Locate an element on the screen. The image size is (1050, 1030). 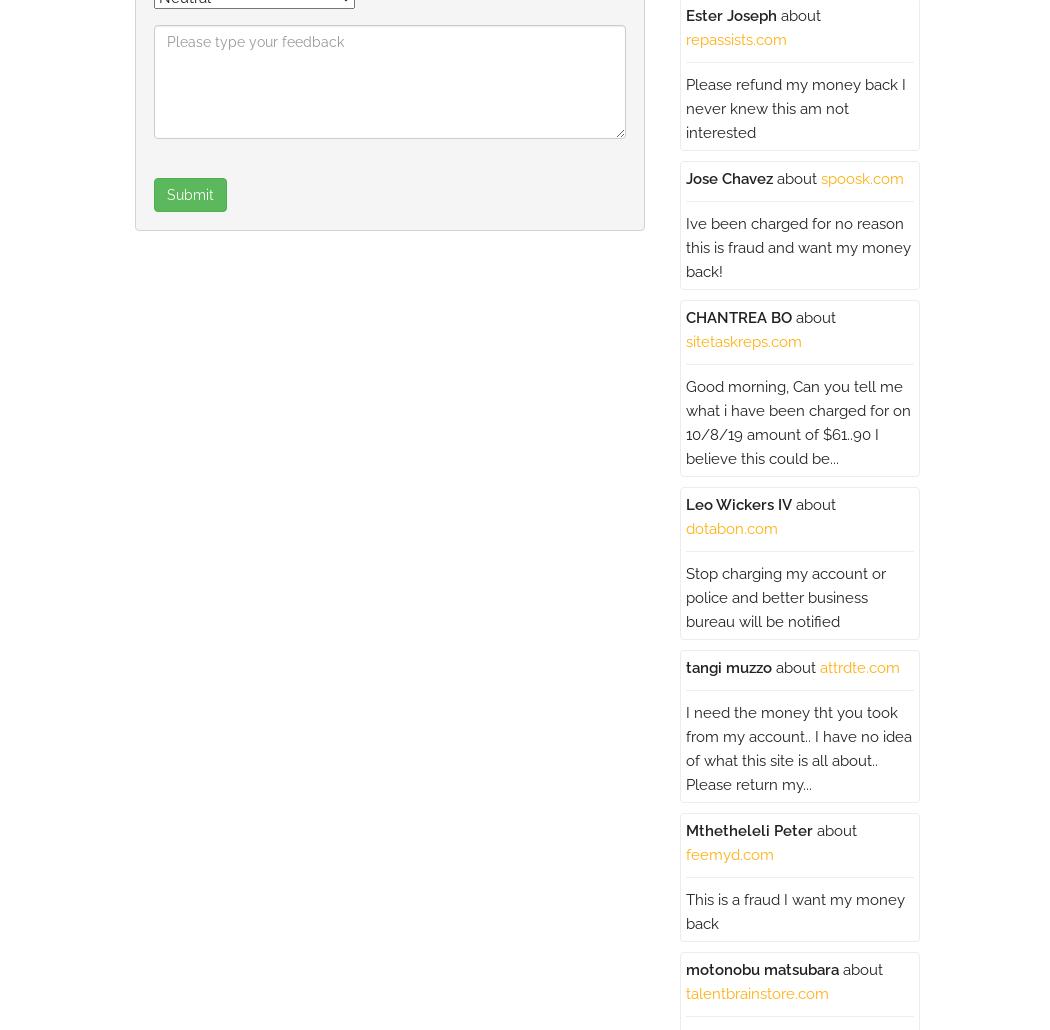
'dotabon.com' is located at coordinates (685, 527).